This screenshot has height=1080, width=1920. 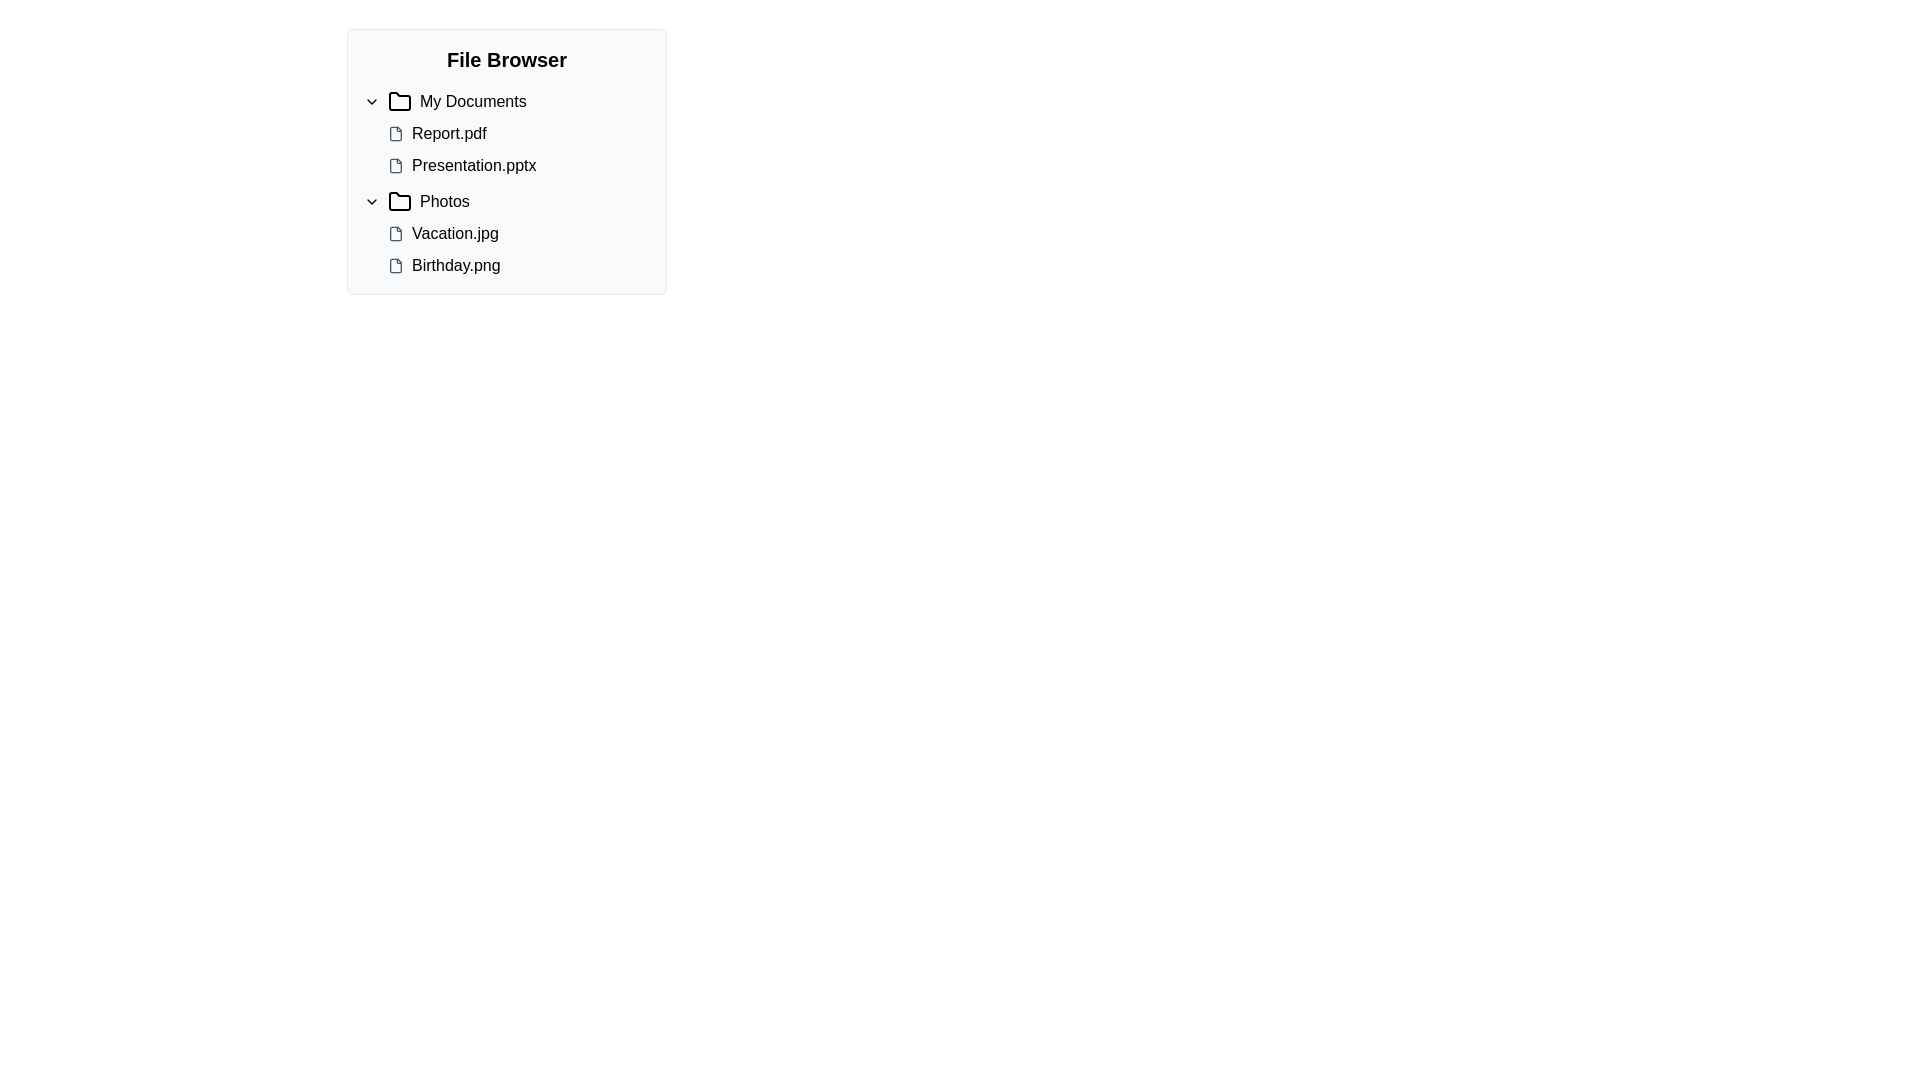 What do you see at coordinates (399, 201) in the screenshot?
I see `the folder icon representing the 'Photos' directory` at bounding box center [399, 201].